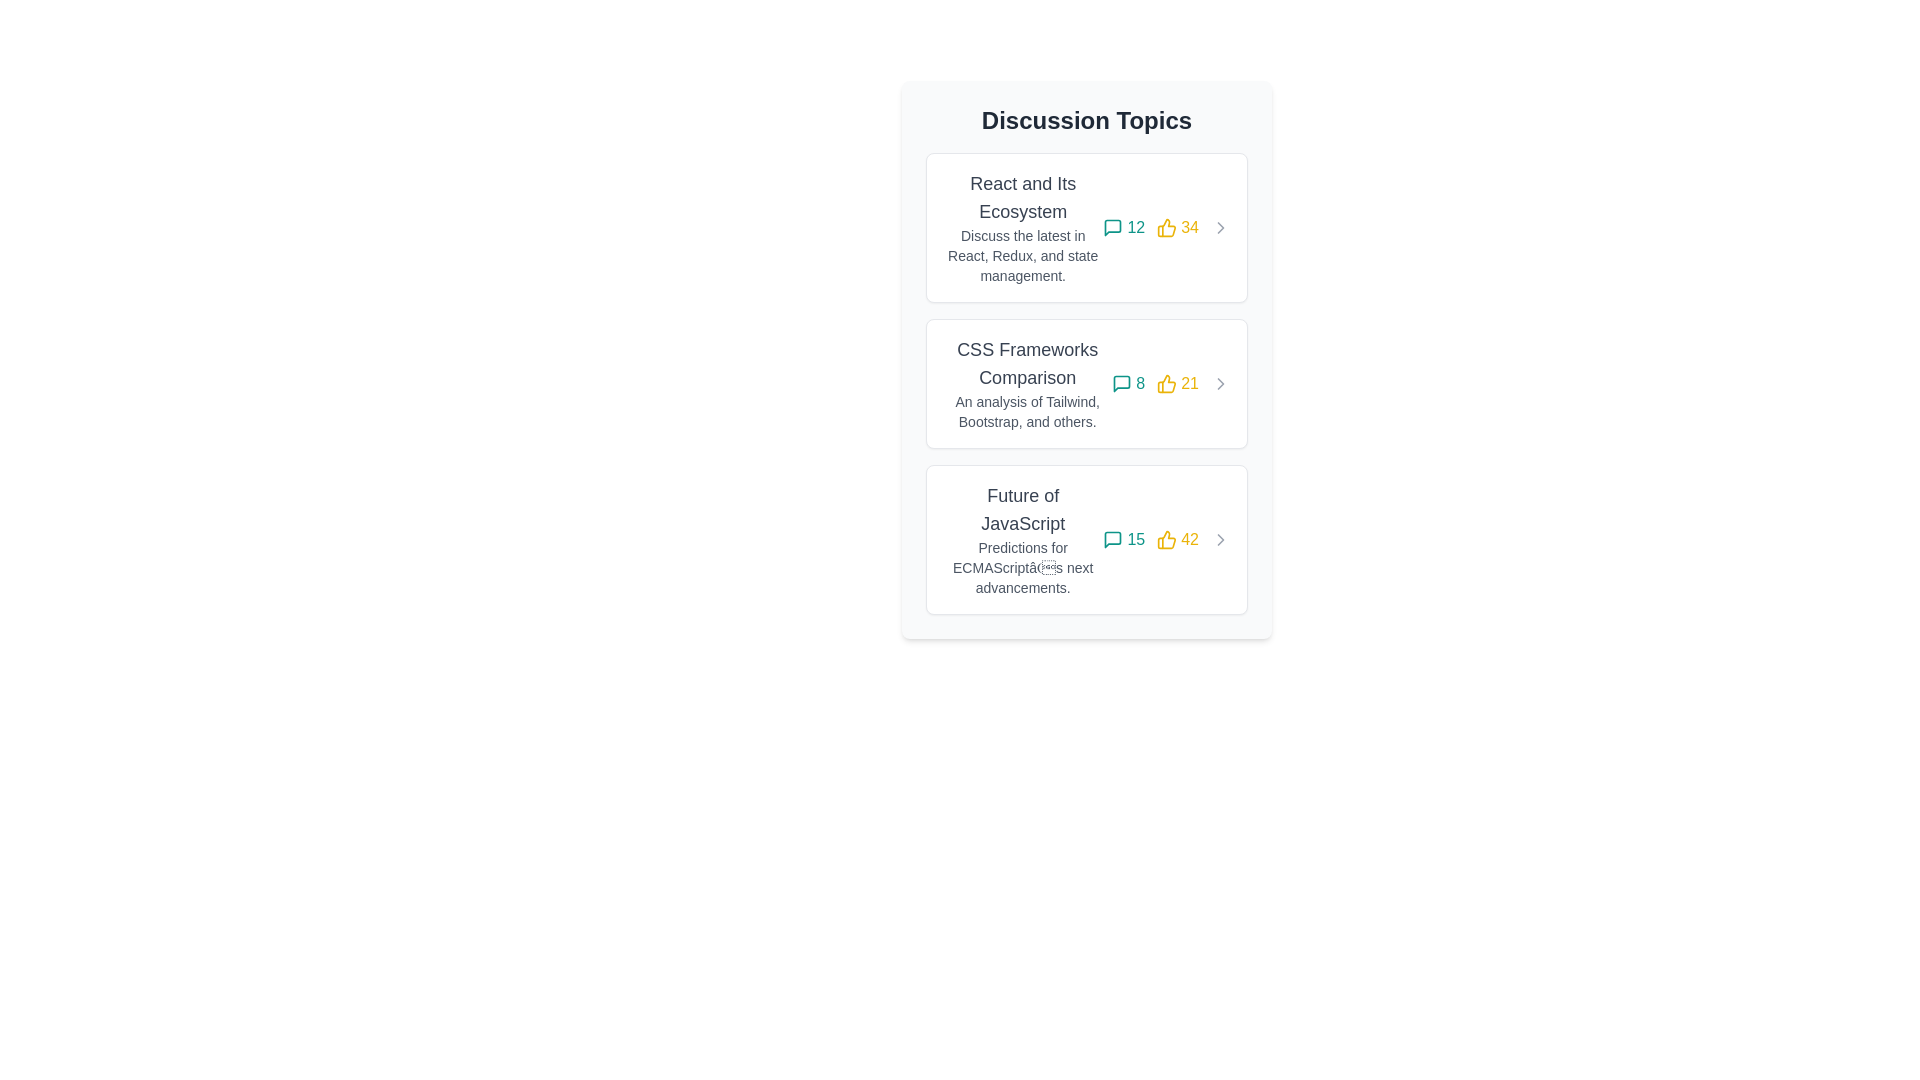 Image resolution: width=1920 pixels, height=1080 pixels. I want to click on the graphical counter component displaying the like count for the topic 'Future of JavaScript' located in the bottom-right corner of the card, so click(1167, 540).